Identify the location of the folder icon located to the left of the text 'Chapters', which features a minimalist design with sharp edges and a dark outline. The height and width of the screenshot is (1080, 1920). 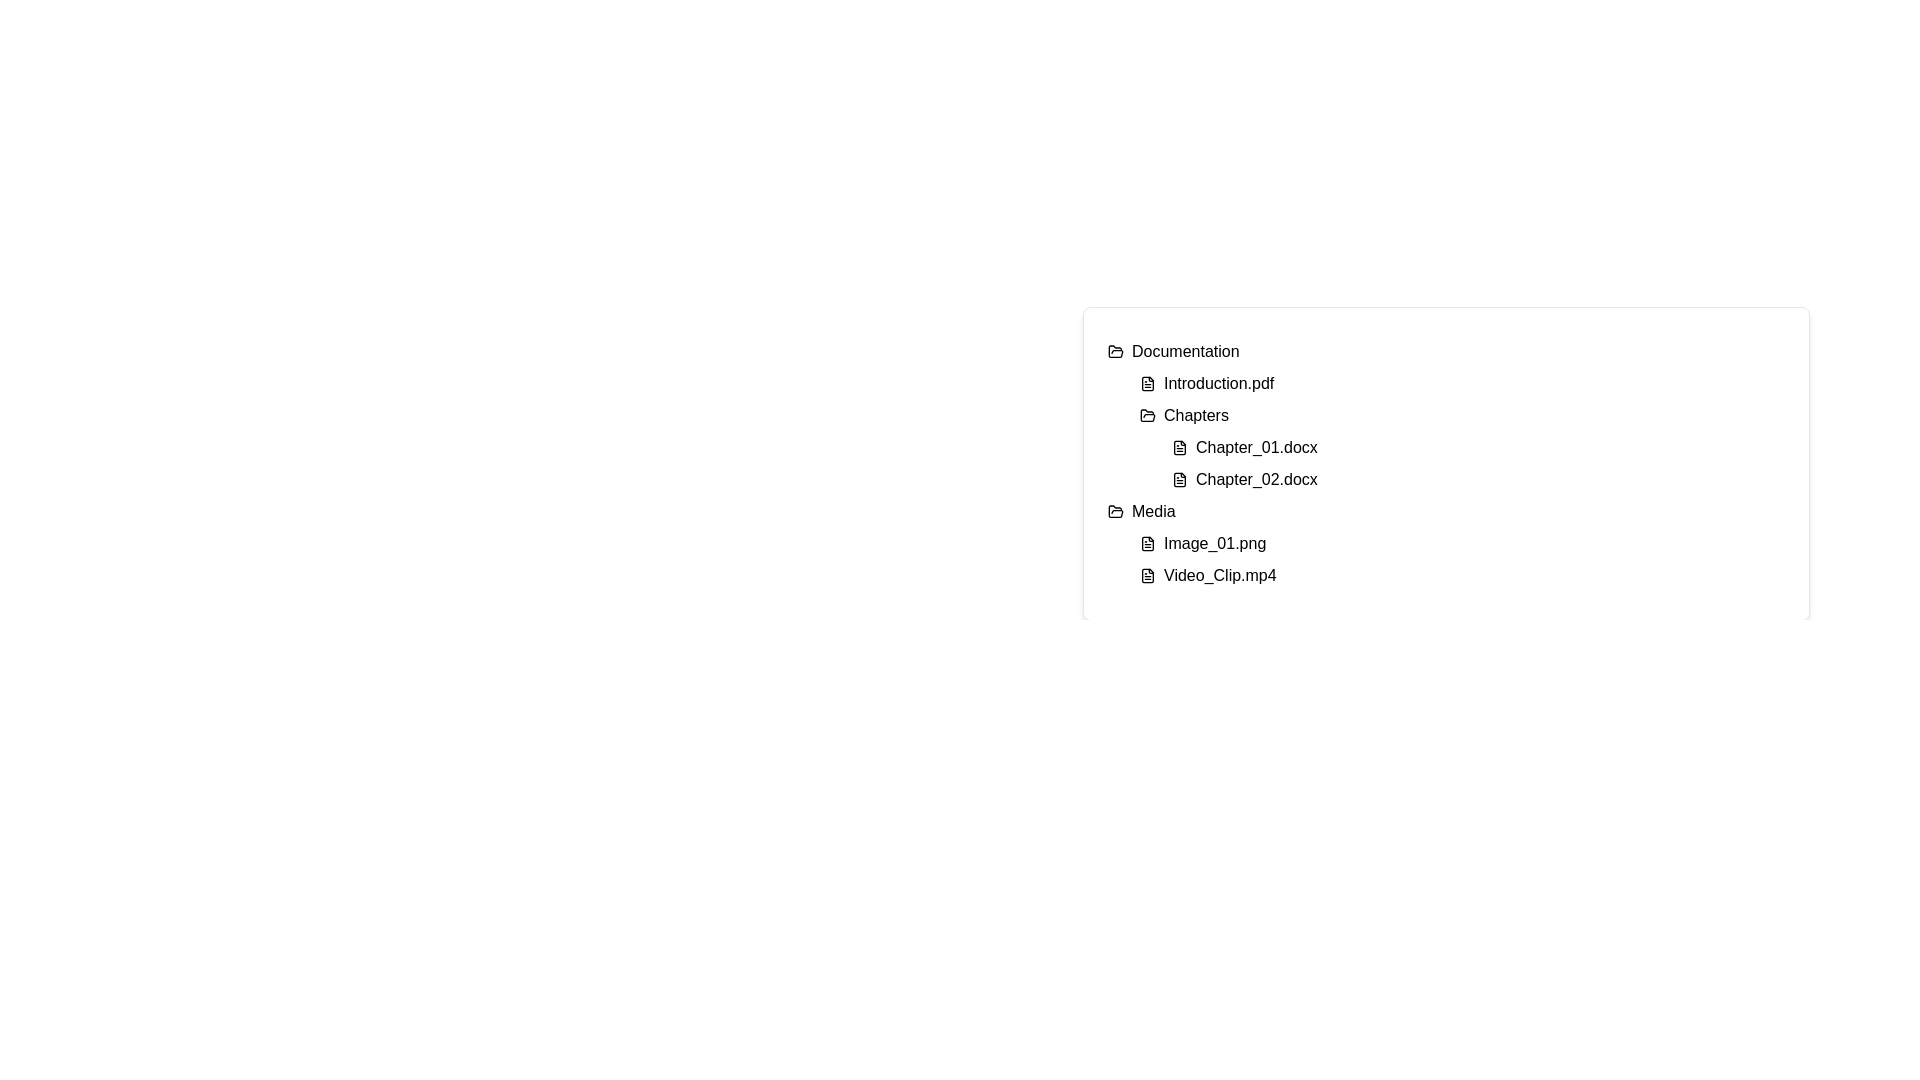
(1147, 415).